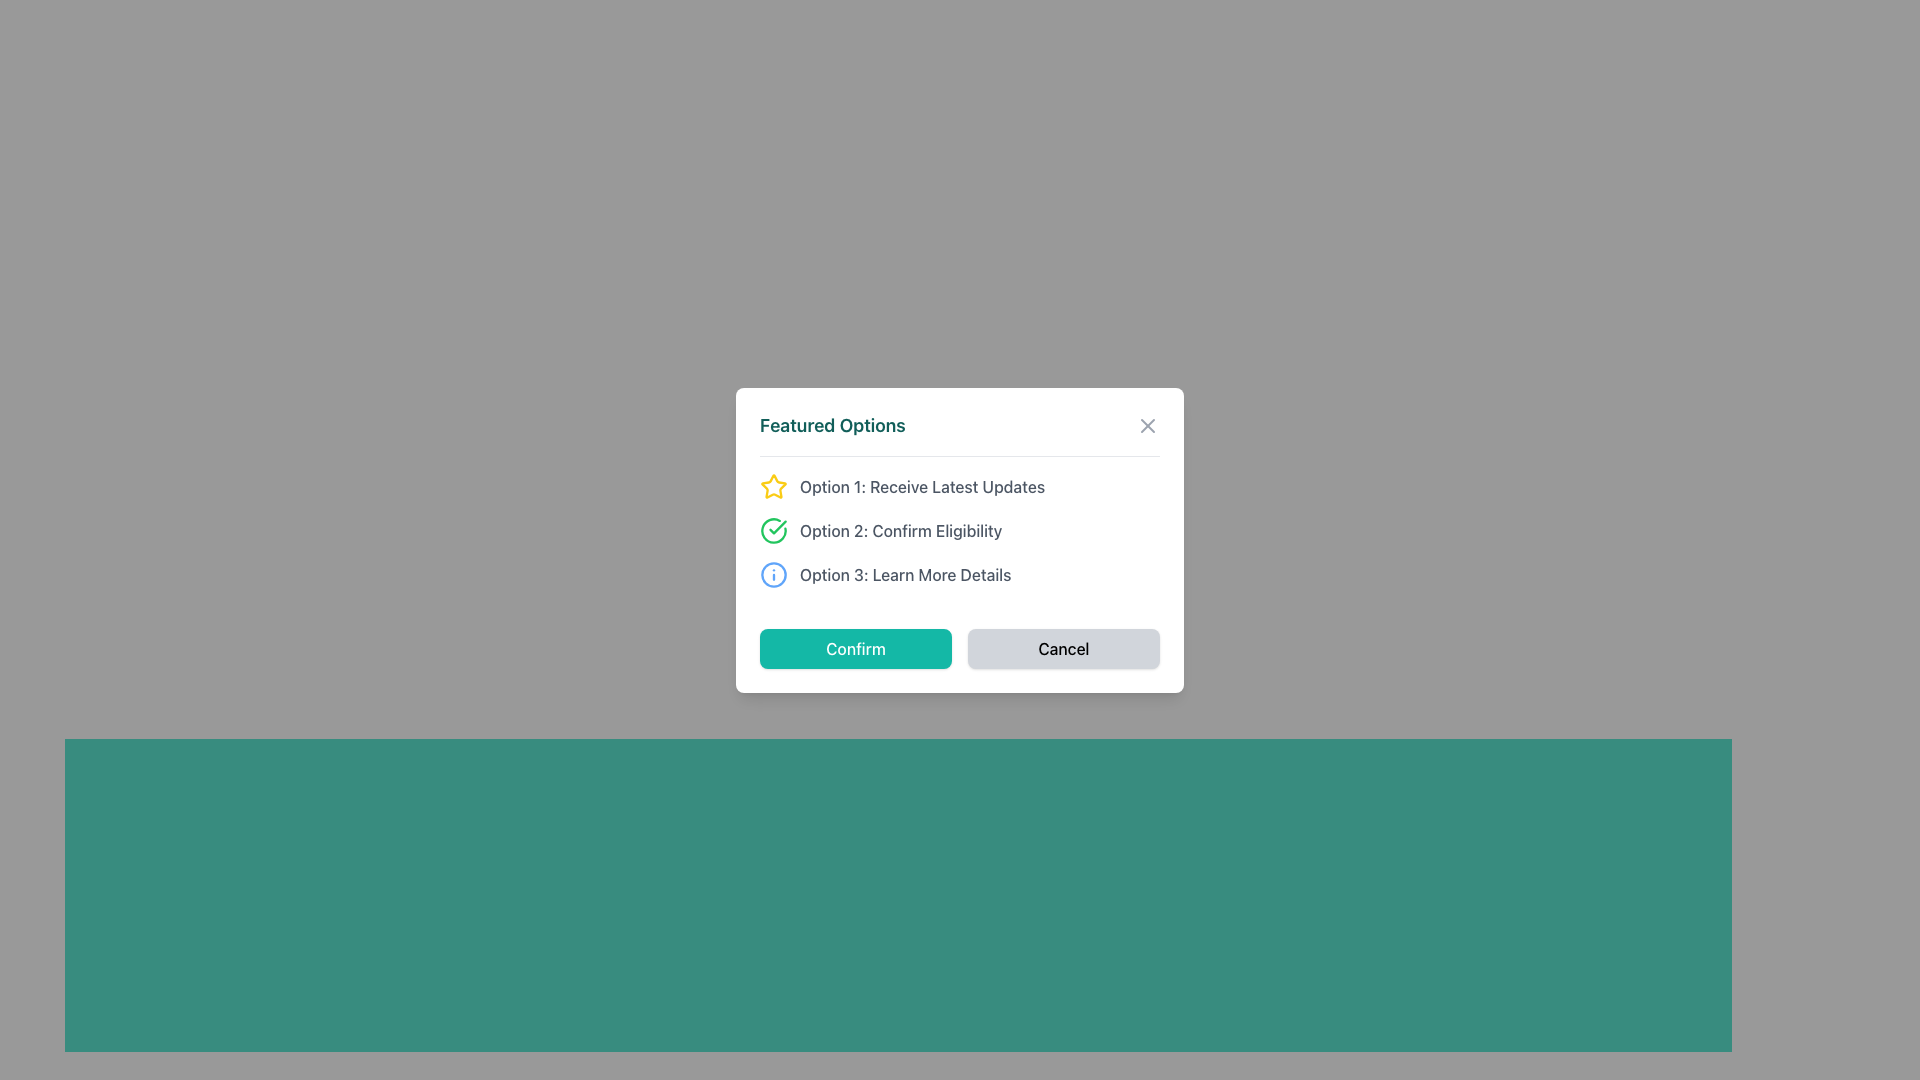 Image resolution: width=1920 pixels, height=1080 pixels. What do you see at coordinates (776, 526) in the screenshot?
I see `the green checkmark icon inside the modal under 'Option 2: Confirm Eligibility', indicating a successful action` at bounding box center [776, 526].